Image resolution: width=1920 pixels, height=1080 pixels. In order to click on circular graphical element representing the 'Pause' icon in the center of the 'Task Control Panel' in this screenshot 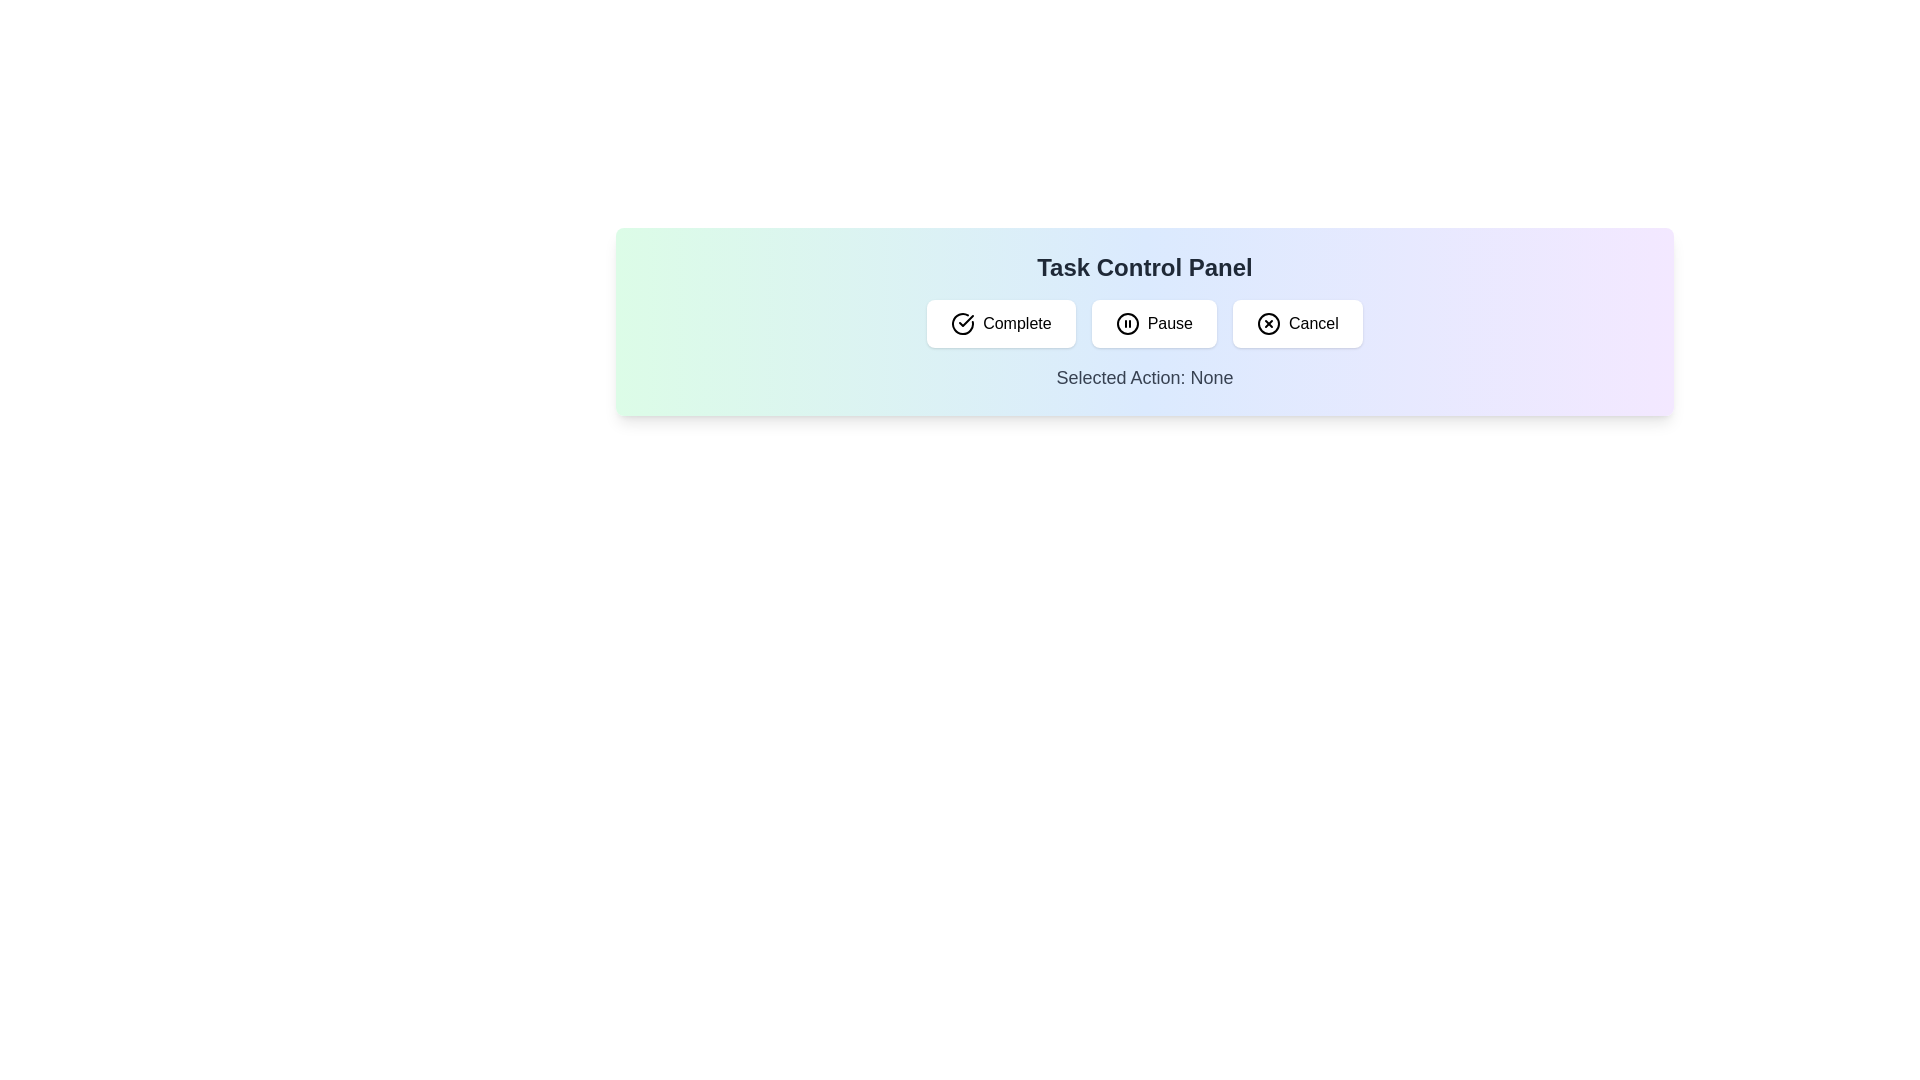, I will do `click(1127, 323)`.